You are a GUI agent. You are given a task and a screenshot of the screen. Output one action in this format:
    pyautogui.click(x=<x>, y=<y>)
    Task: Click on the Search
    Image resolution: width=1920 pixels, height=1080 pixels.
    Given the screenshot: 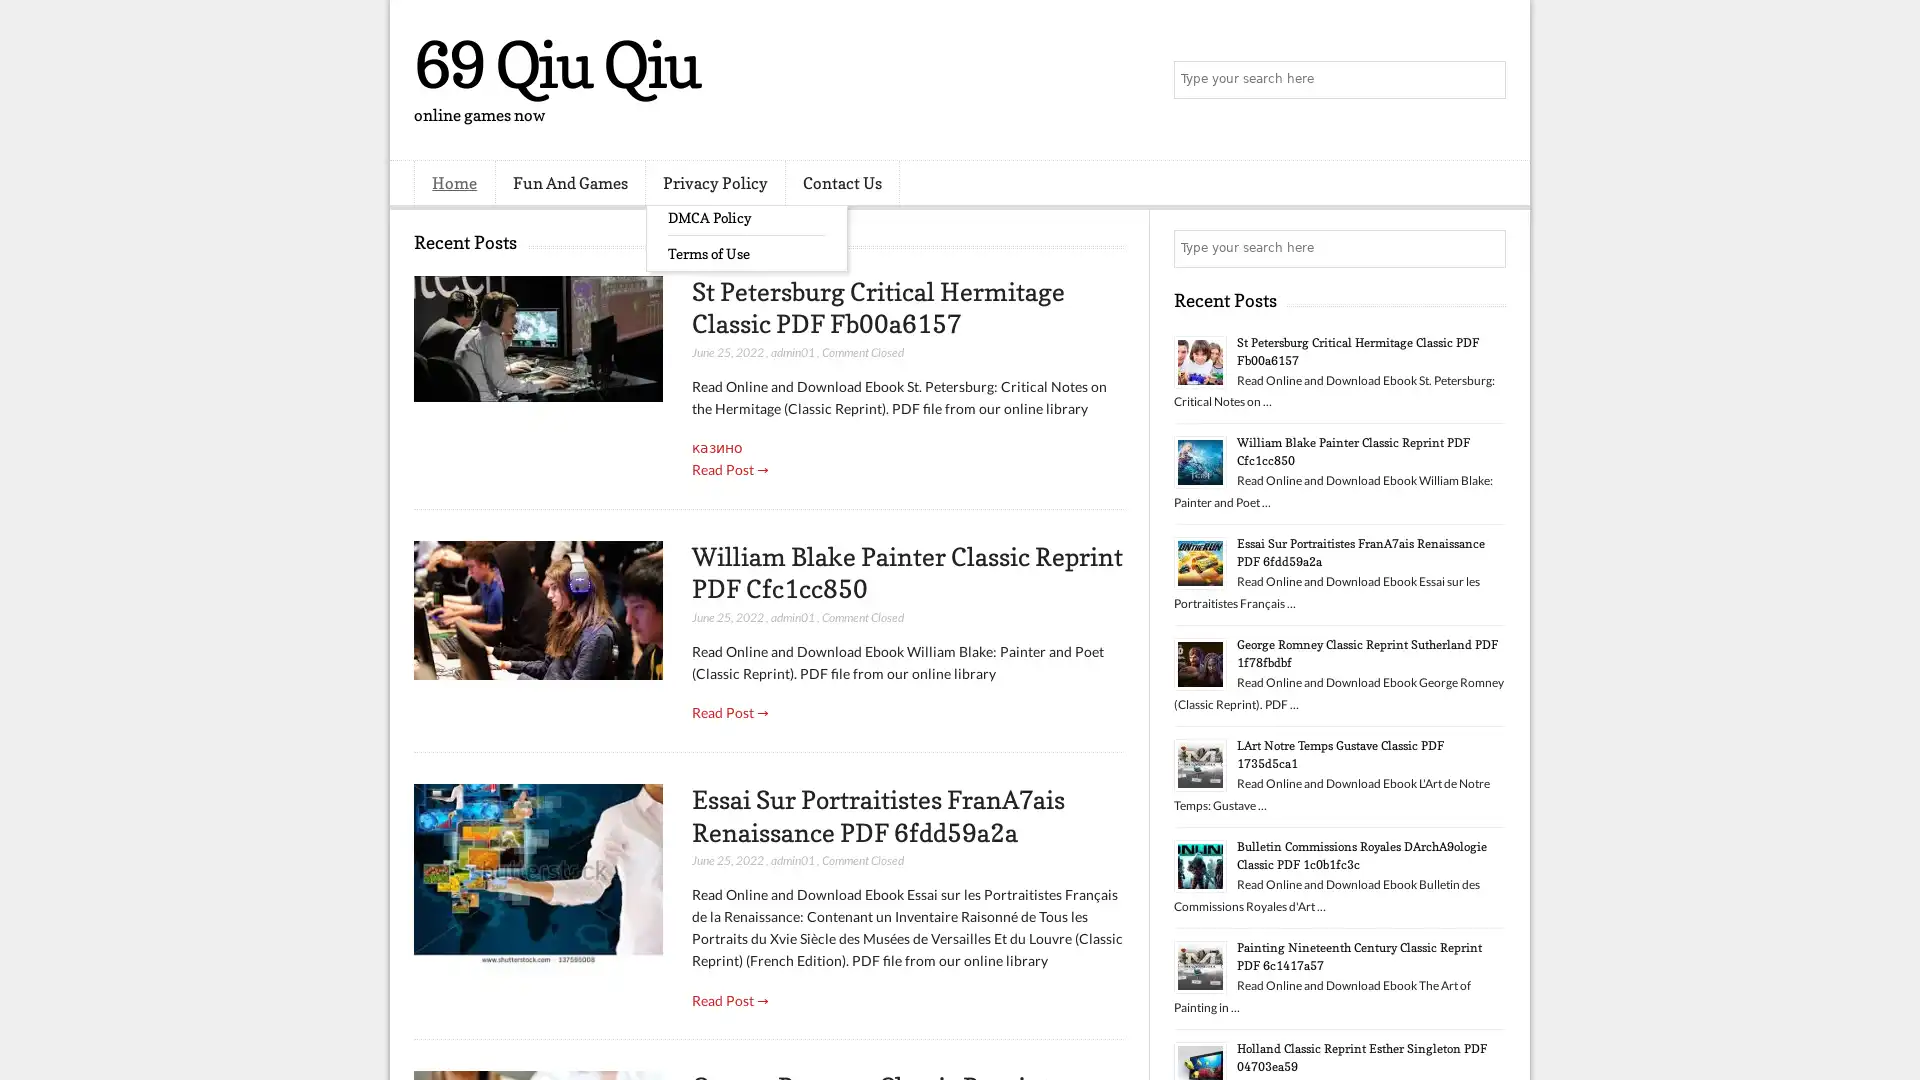 What is the action you would take?
    pyautogui.click(x=1485, y=248)
    